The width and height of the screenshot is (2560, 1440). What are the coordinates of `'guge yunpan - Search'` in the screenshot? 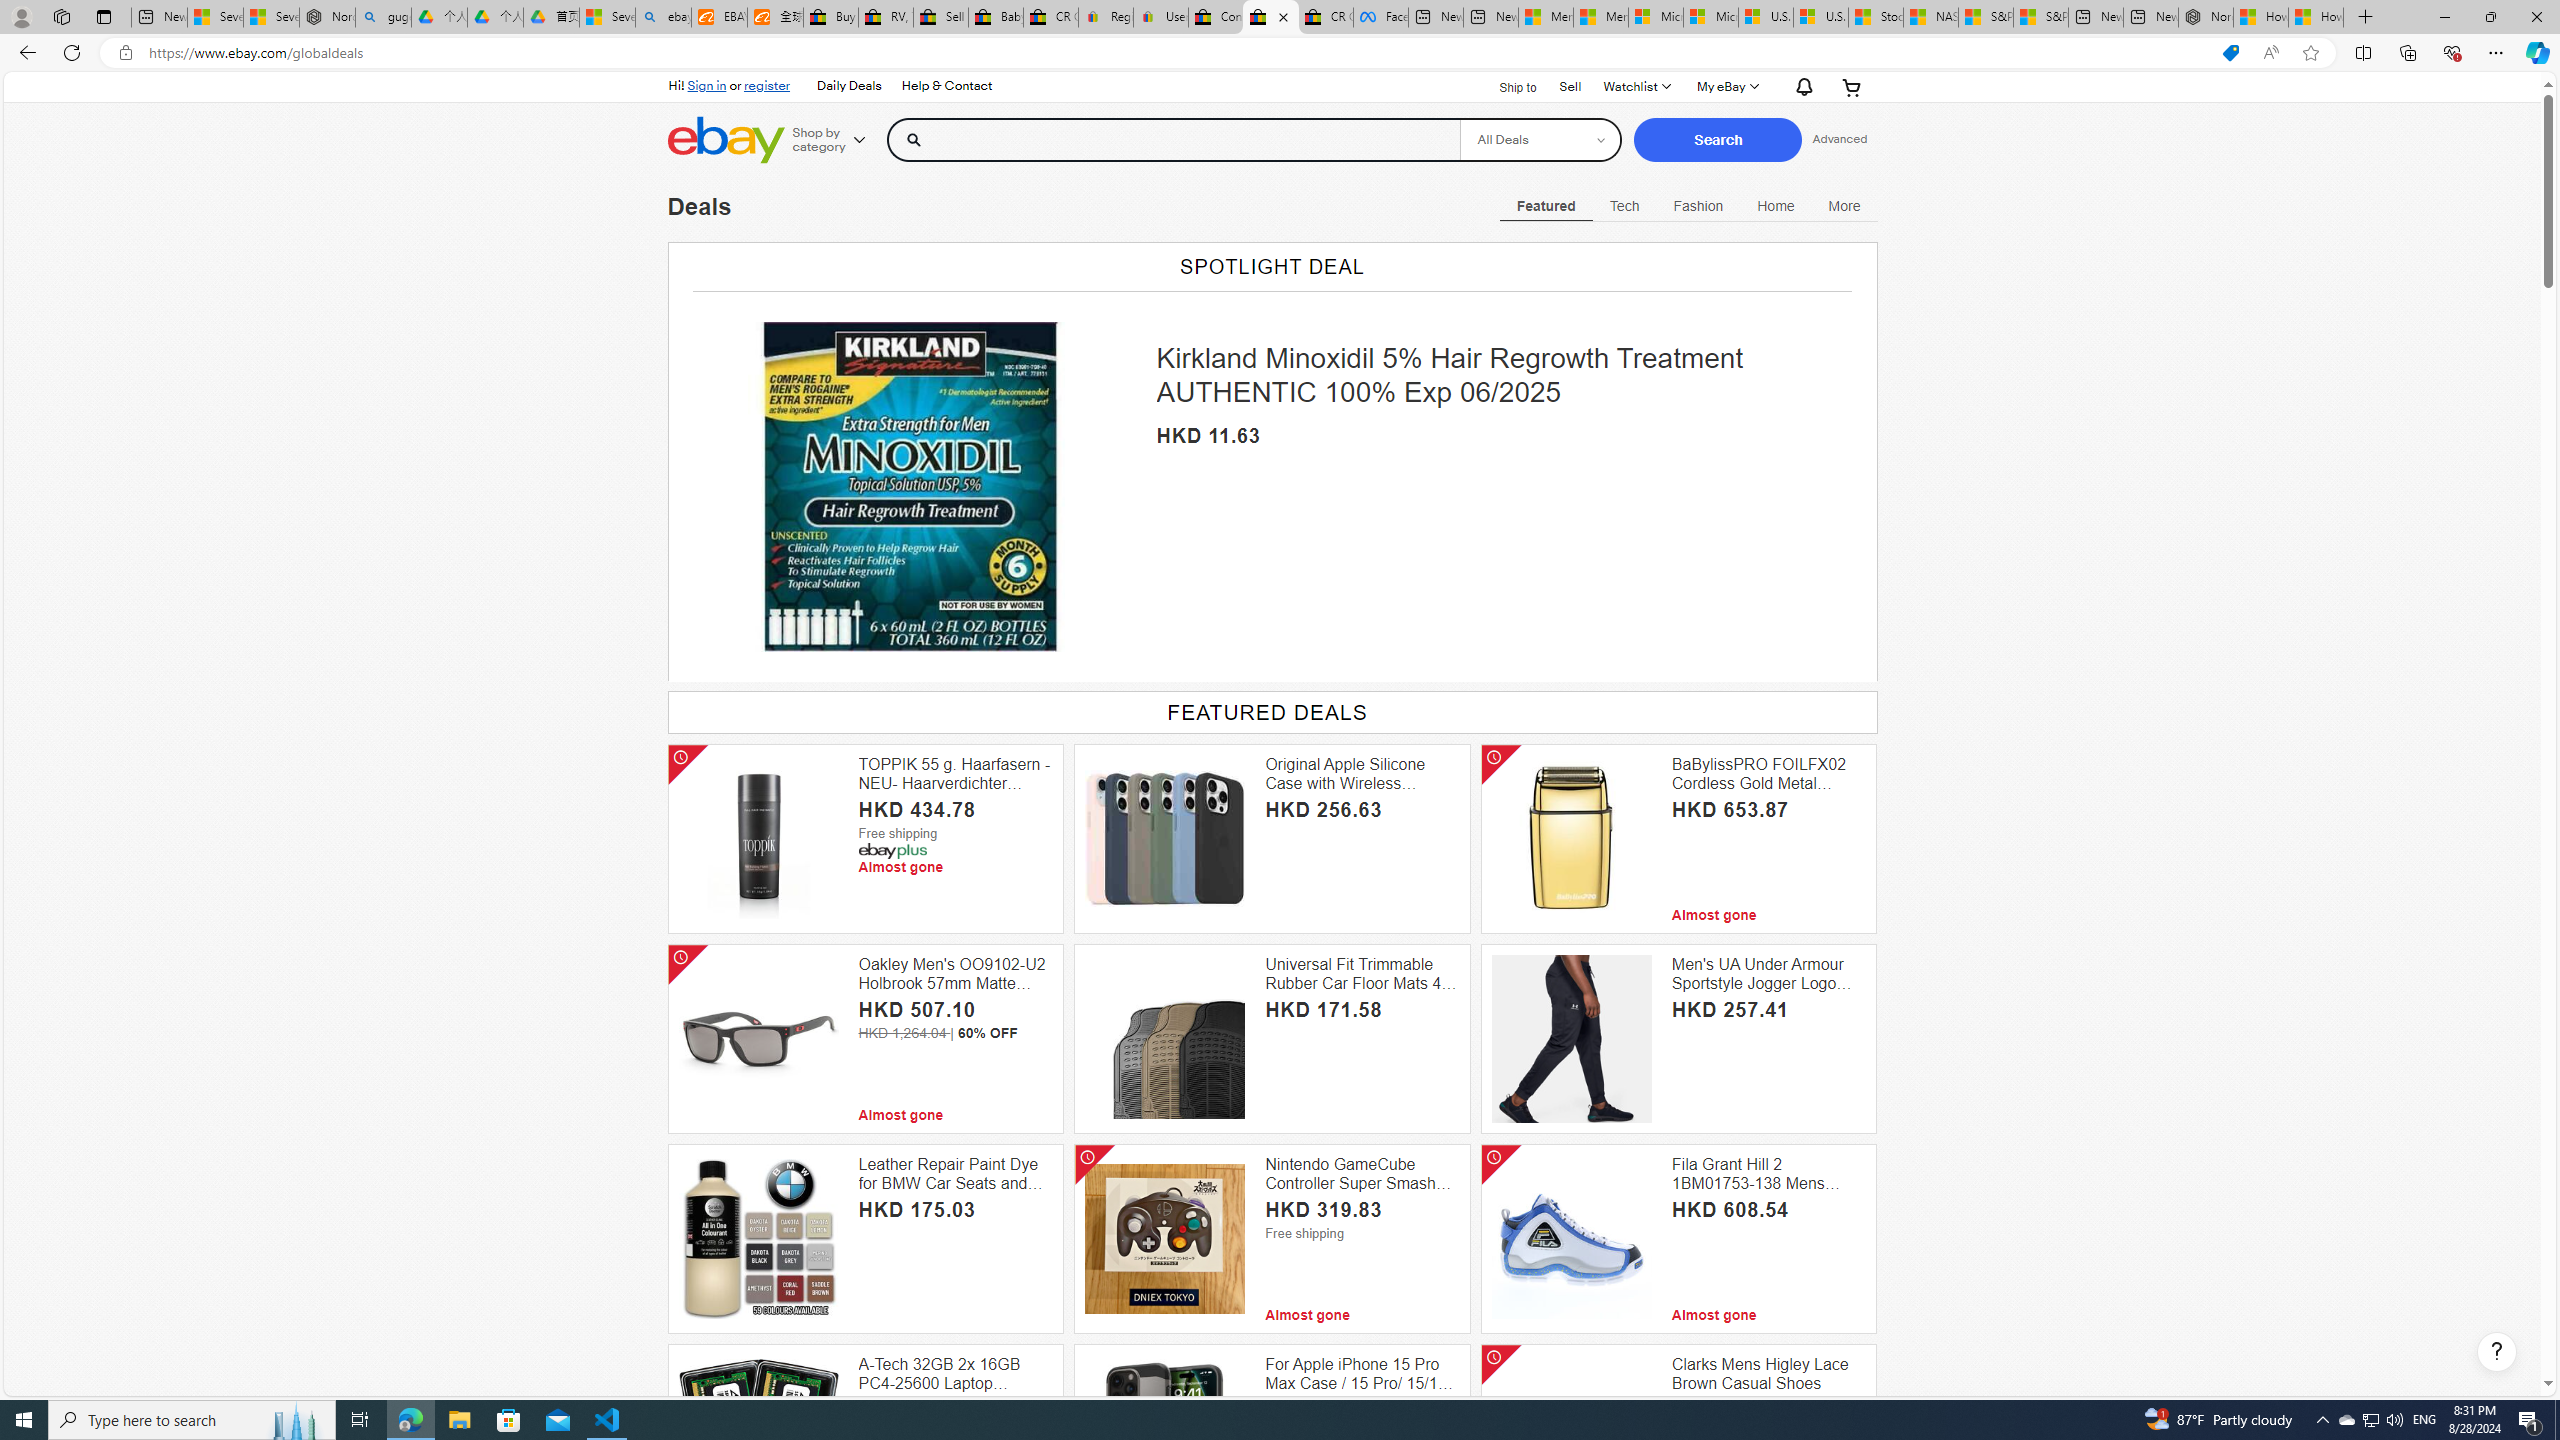 It's located at (383, 16).